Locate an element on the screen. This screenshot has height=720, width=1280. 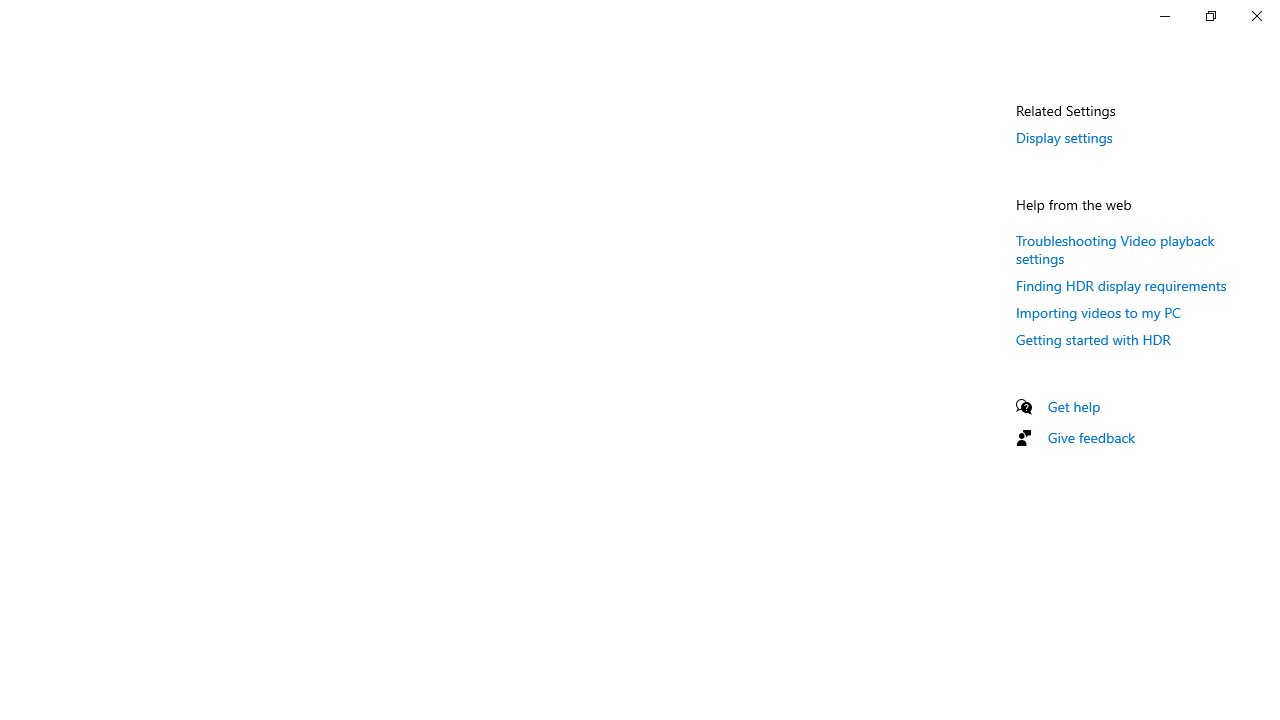
'Finding HDR display requirements' is located at coordinates (1121, 285).